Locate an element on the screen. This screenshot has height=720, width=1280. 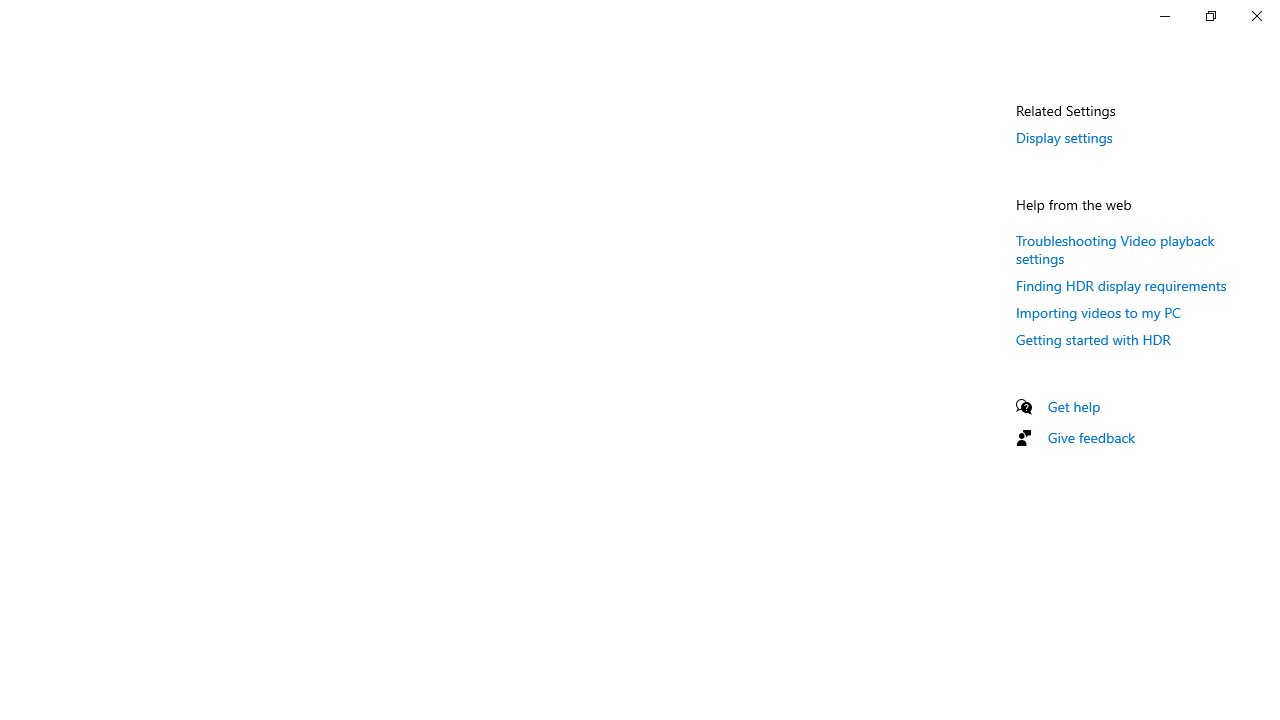
'Finding HDR display requirements' is located at coordinates (1121, 285).